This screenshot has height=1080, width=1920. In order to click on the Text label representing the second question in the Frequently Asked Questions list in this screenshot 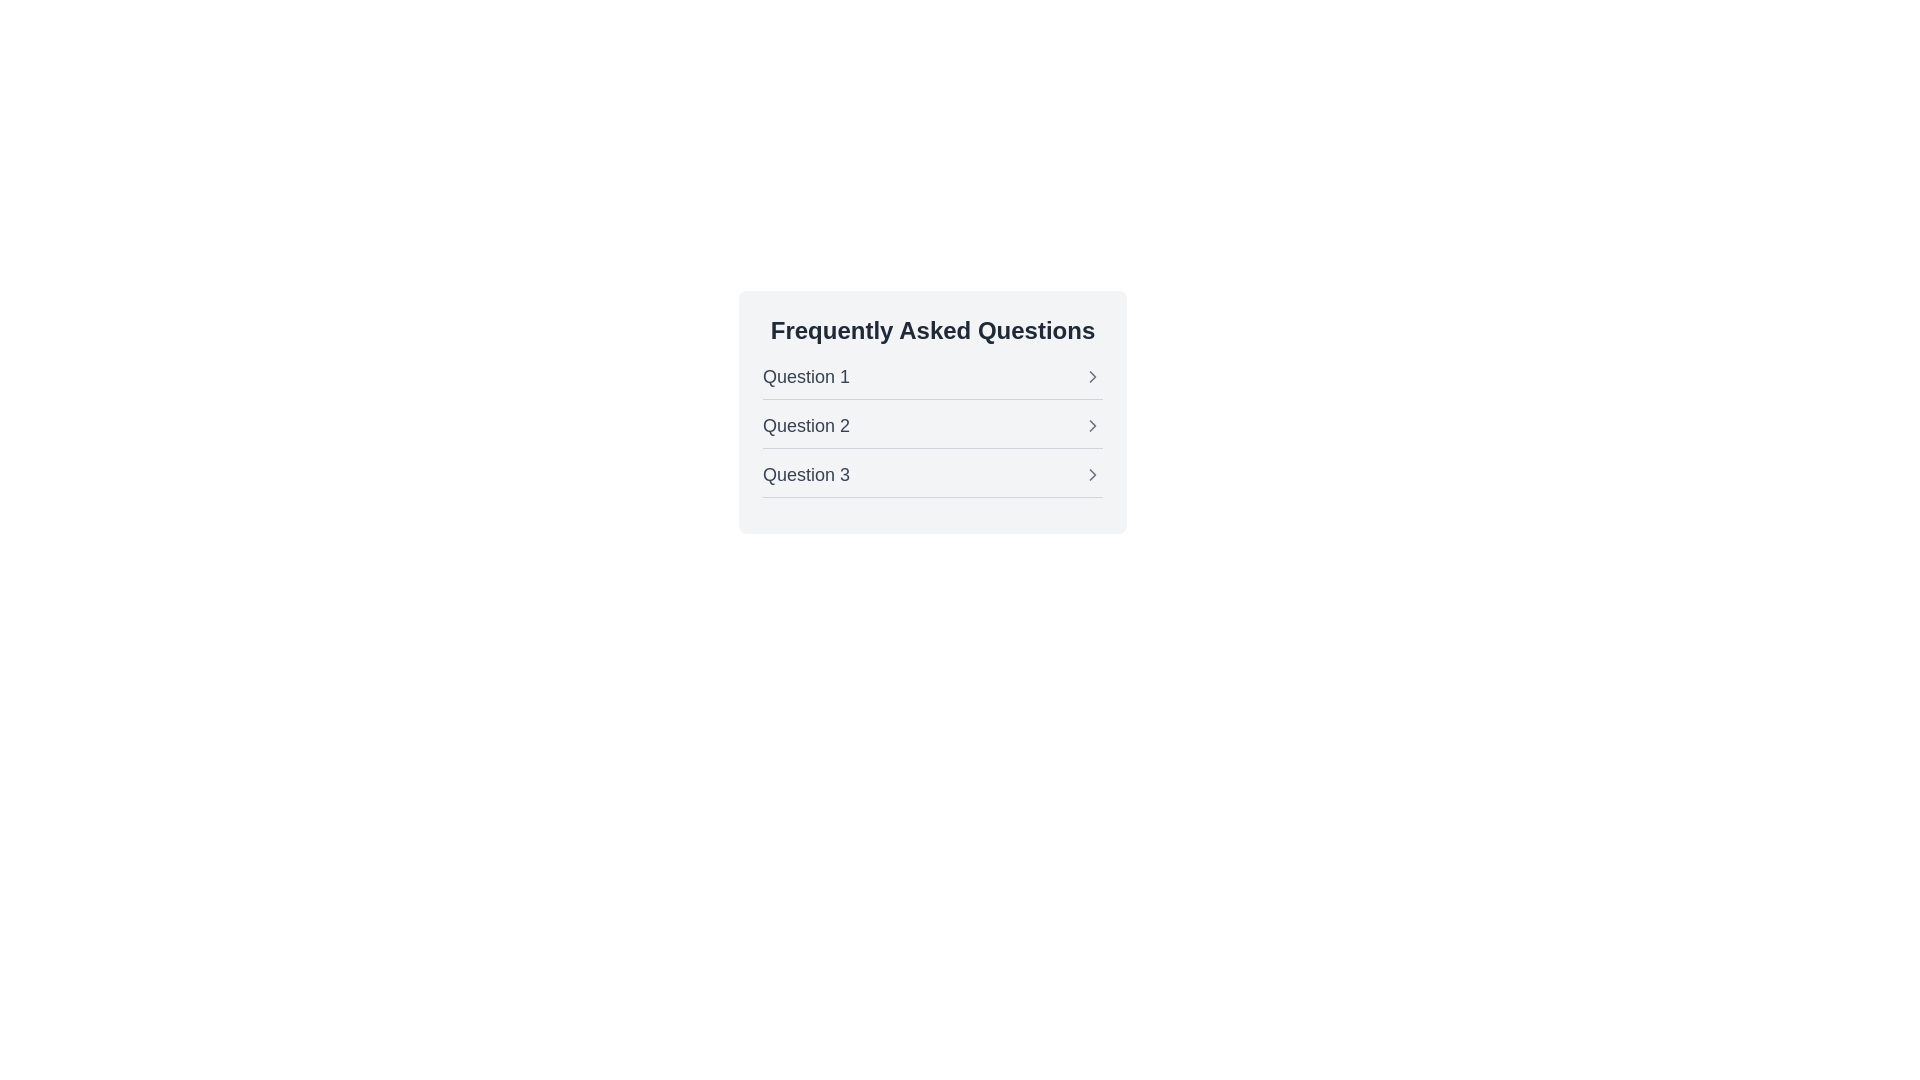, I will do `click(806, 424)`.